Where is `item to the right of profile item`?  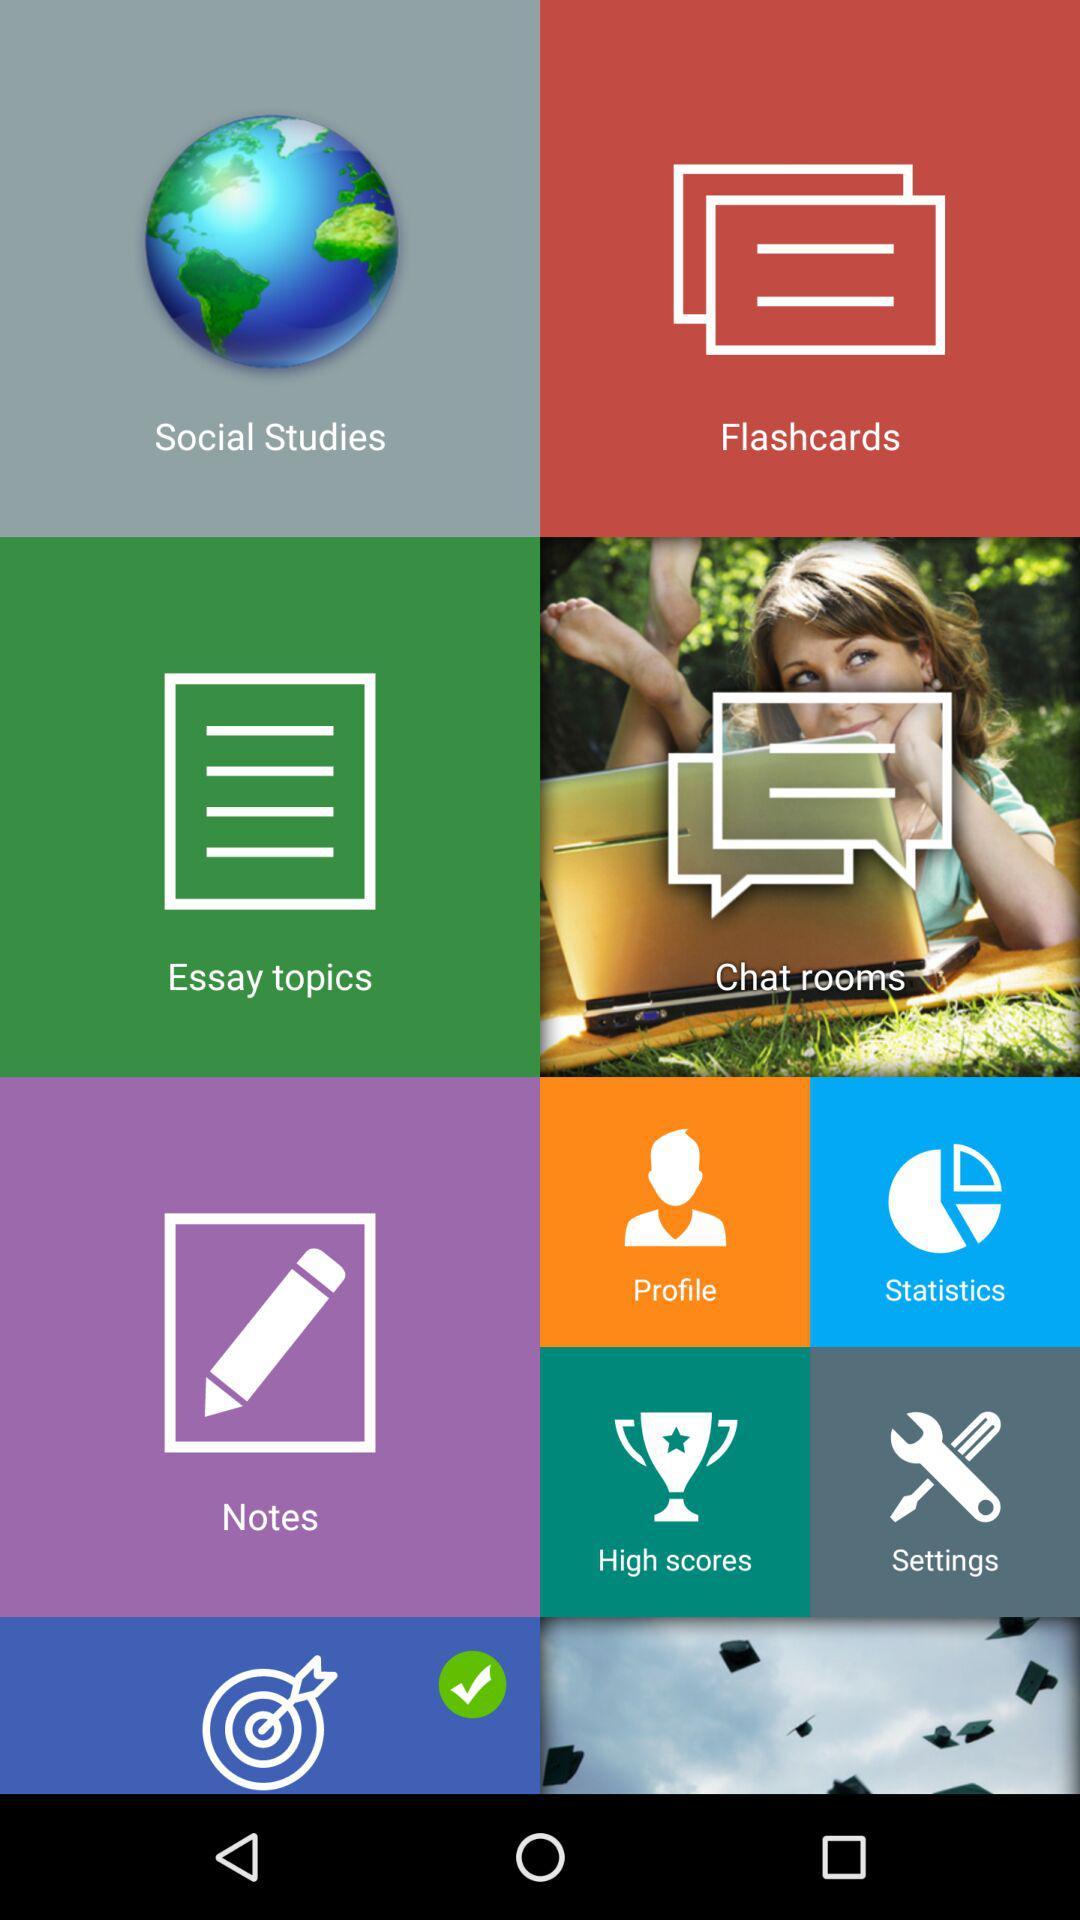 item to the right of profile item is located at coordinates (945, 1482).